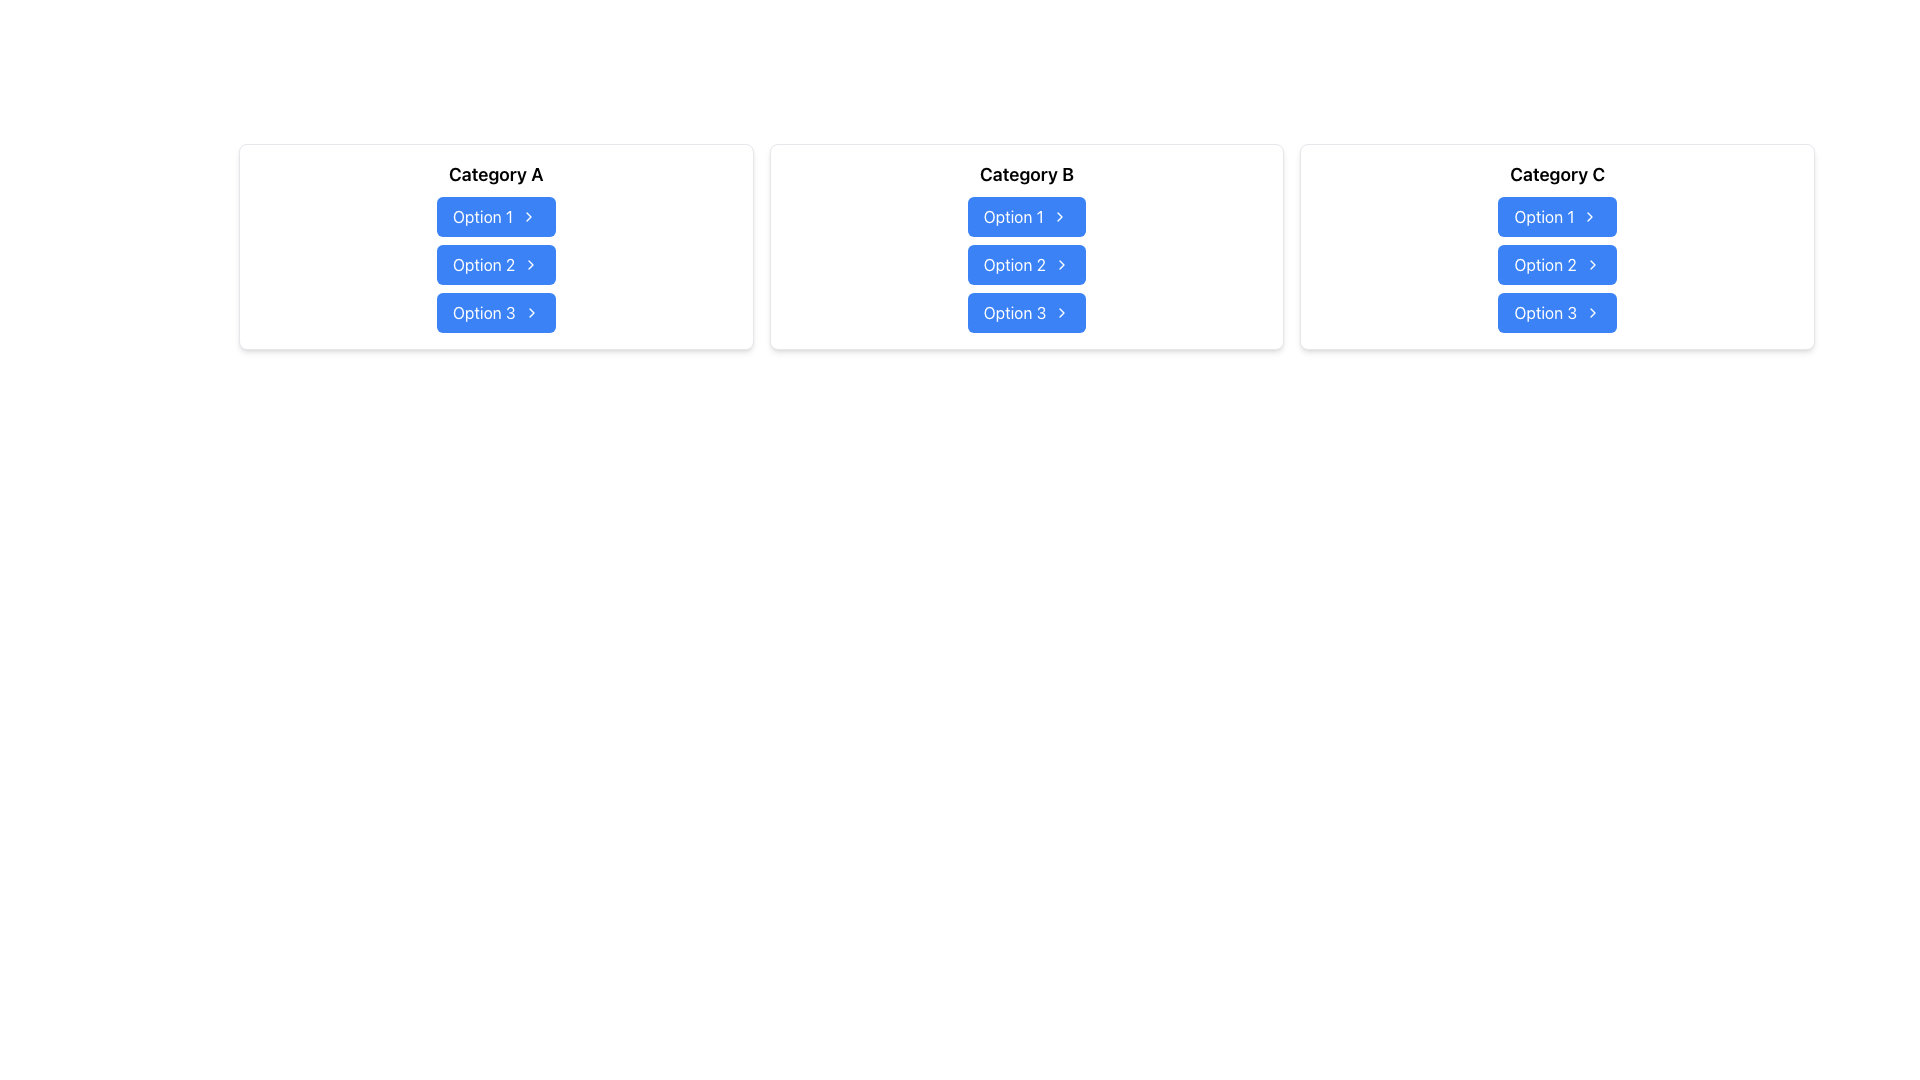 The height and width of the screenshot is (1080, 1920). What do you see at coordinates (496, 173) in the screenshot?
I see `the Text Label that serves as a title or header in the top-left card of a bordered, shadowed, white box` at bounding box center [496, 173].